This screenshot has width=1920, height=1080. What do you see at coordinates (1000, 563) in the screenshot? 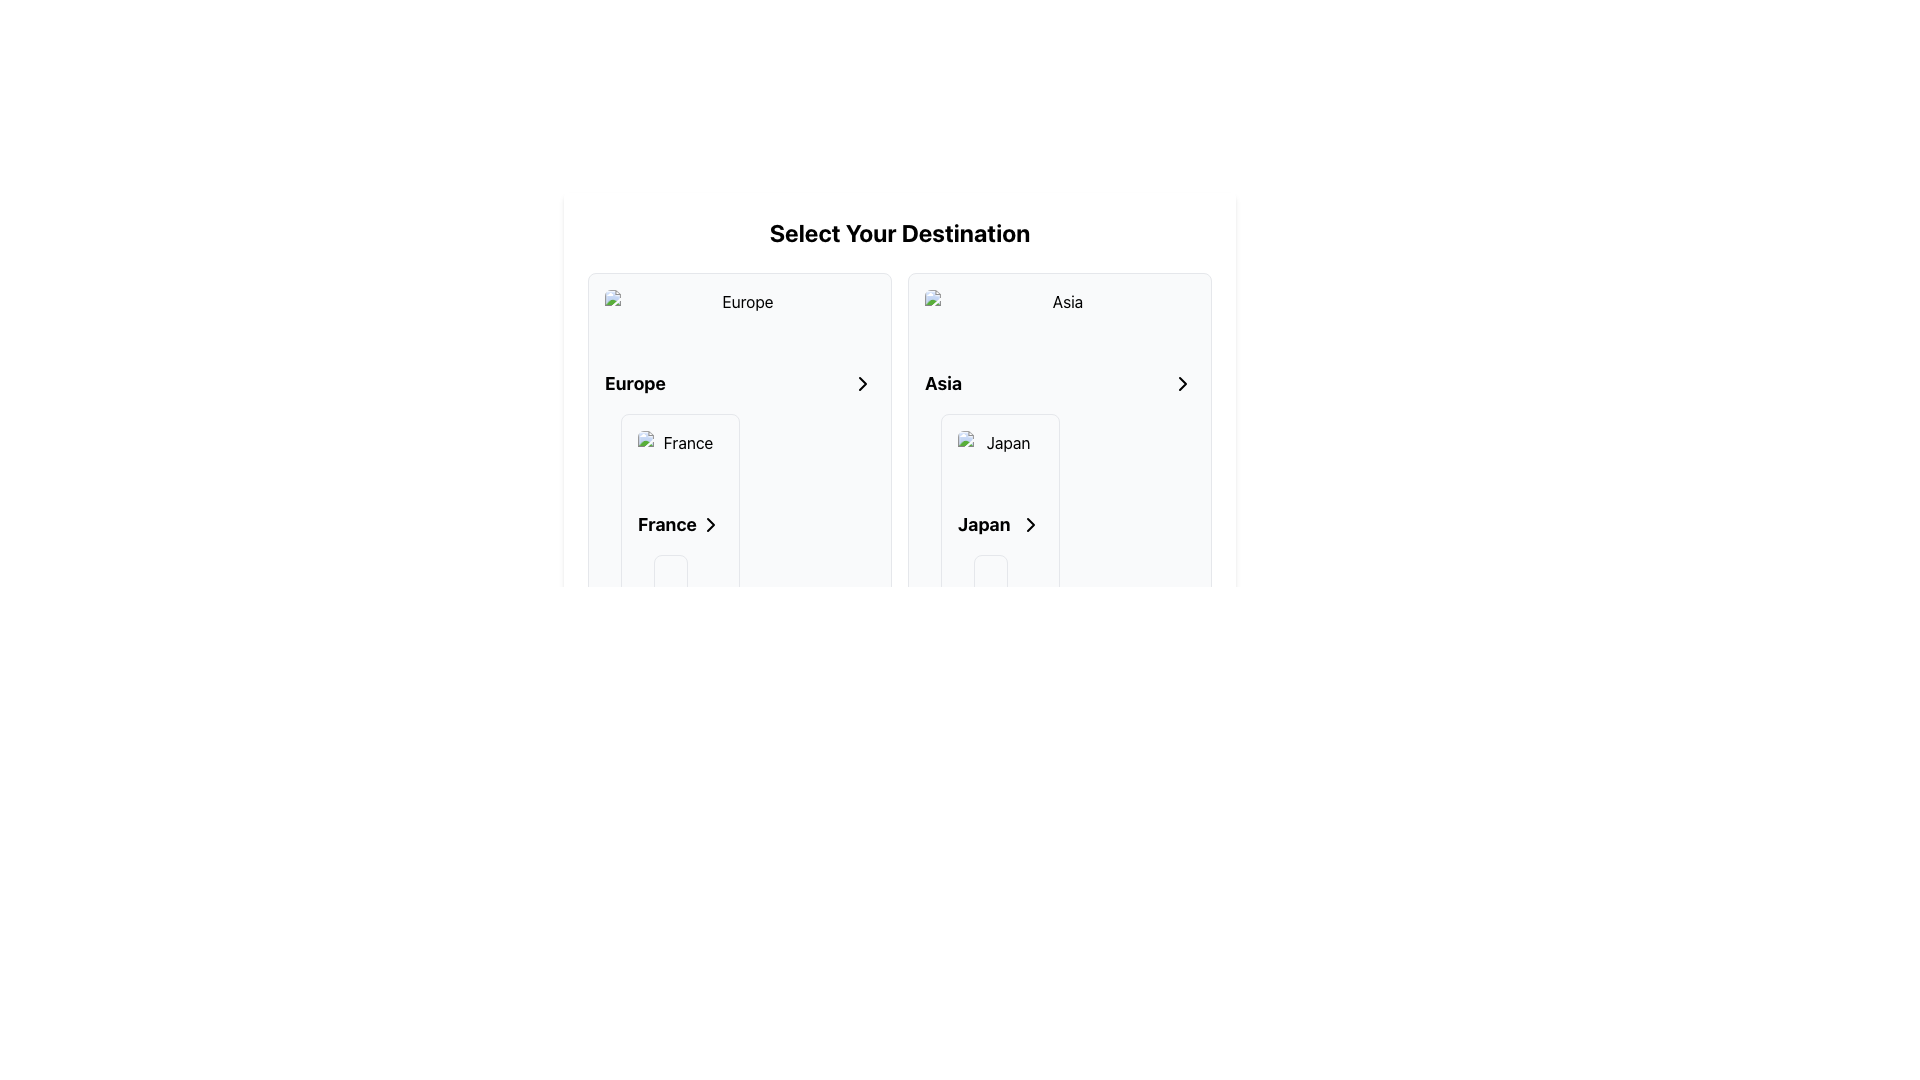
I see `the Destination selection card for 'Japan', which is the first card in the second column under the Asia section of the grid layout` at bounding box center [1000, 563].